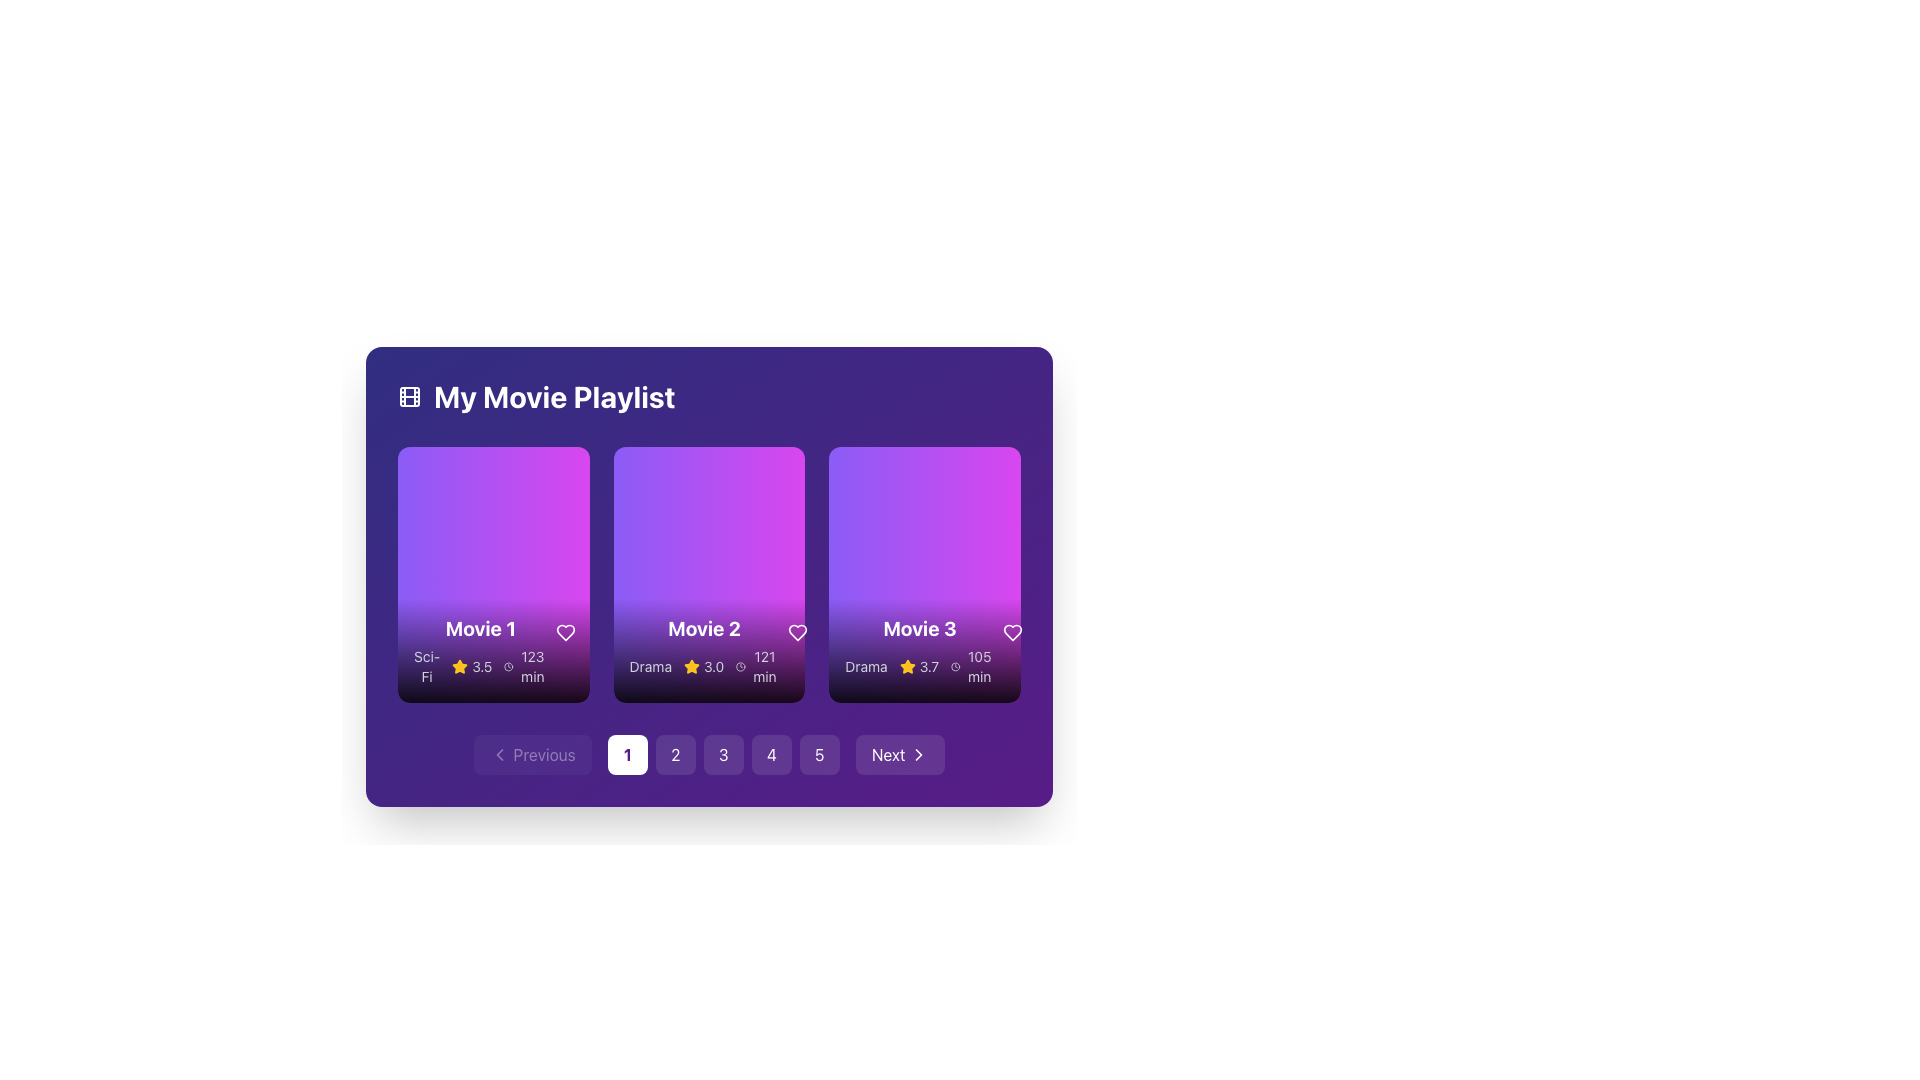 The image size is (1920, 1080). What do you see at coordinates (866, 667) in the screenshot?
I see `the text label indicating the genre of the movie displayed in the Movie 3 card in the 'My Movie Playlist' section, located at the bottom-left corner of the card` at bounding box center [866, 667].